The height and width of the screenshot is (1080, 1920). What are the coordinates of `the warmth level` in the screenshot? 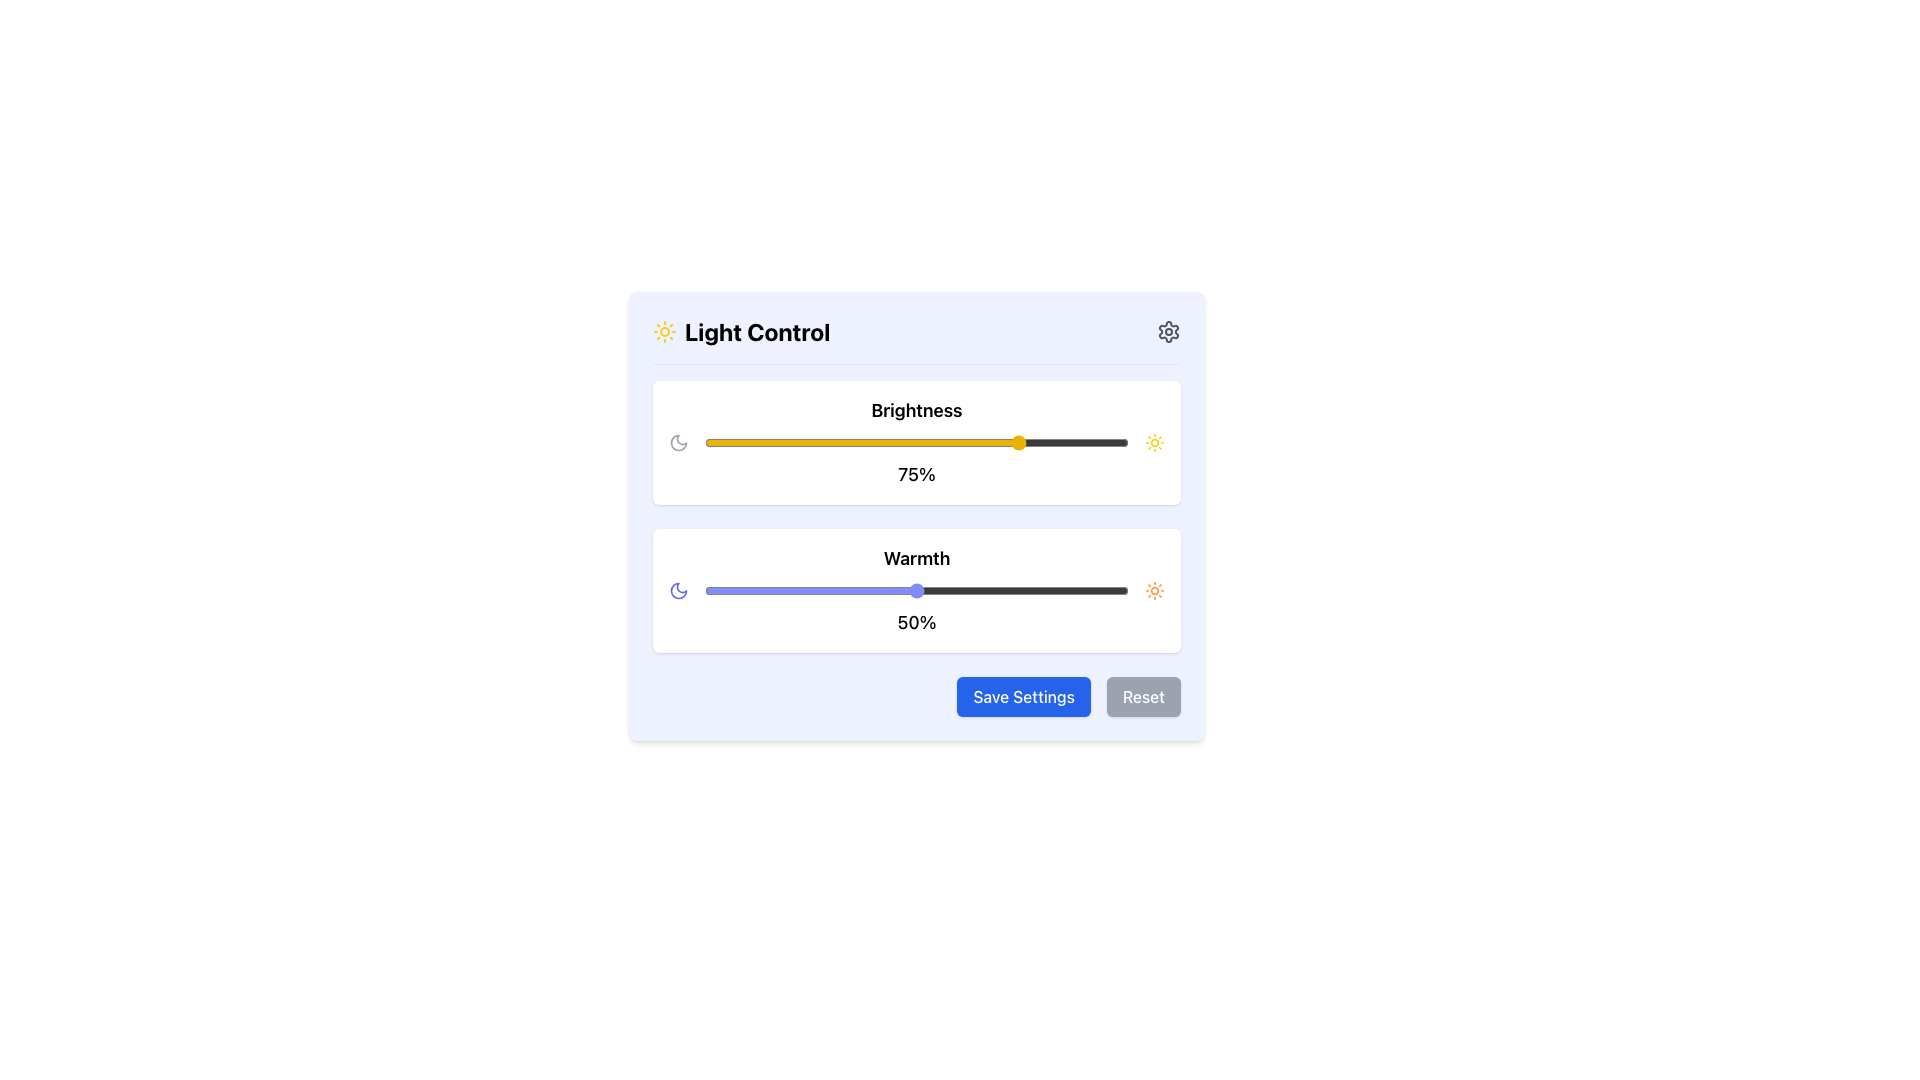 It's located at (788, 589).